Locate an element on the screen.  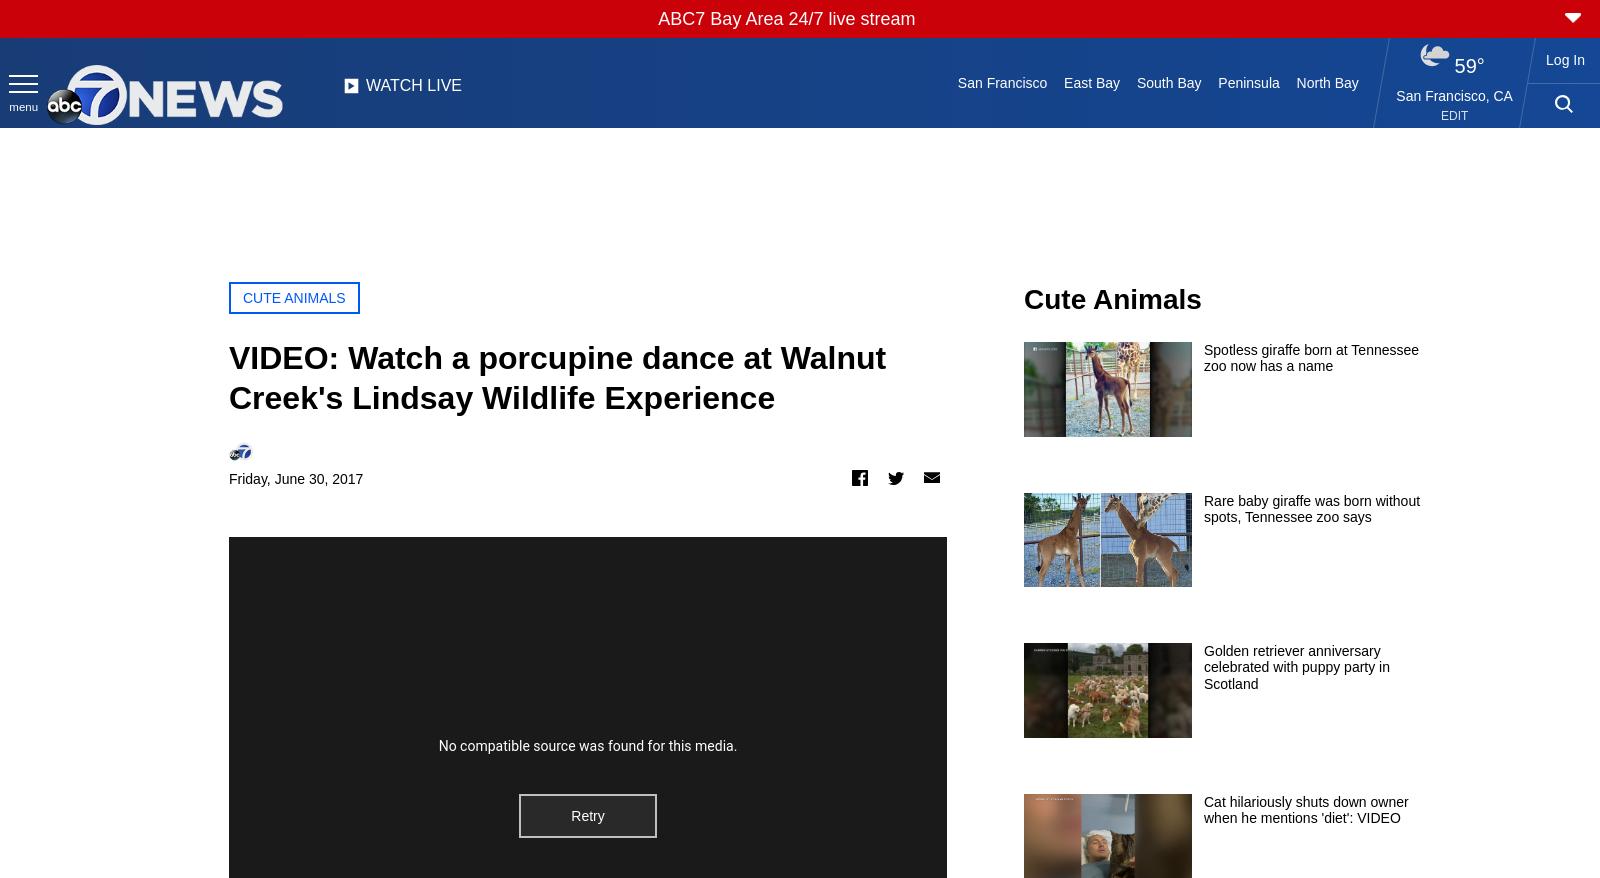
'WATCH' is located at coordinates (393, 84).